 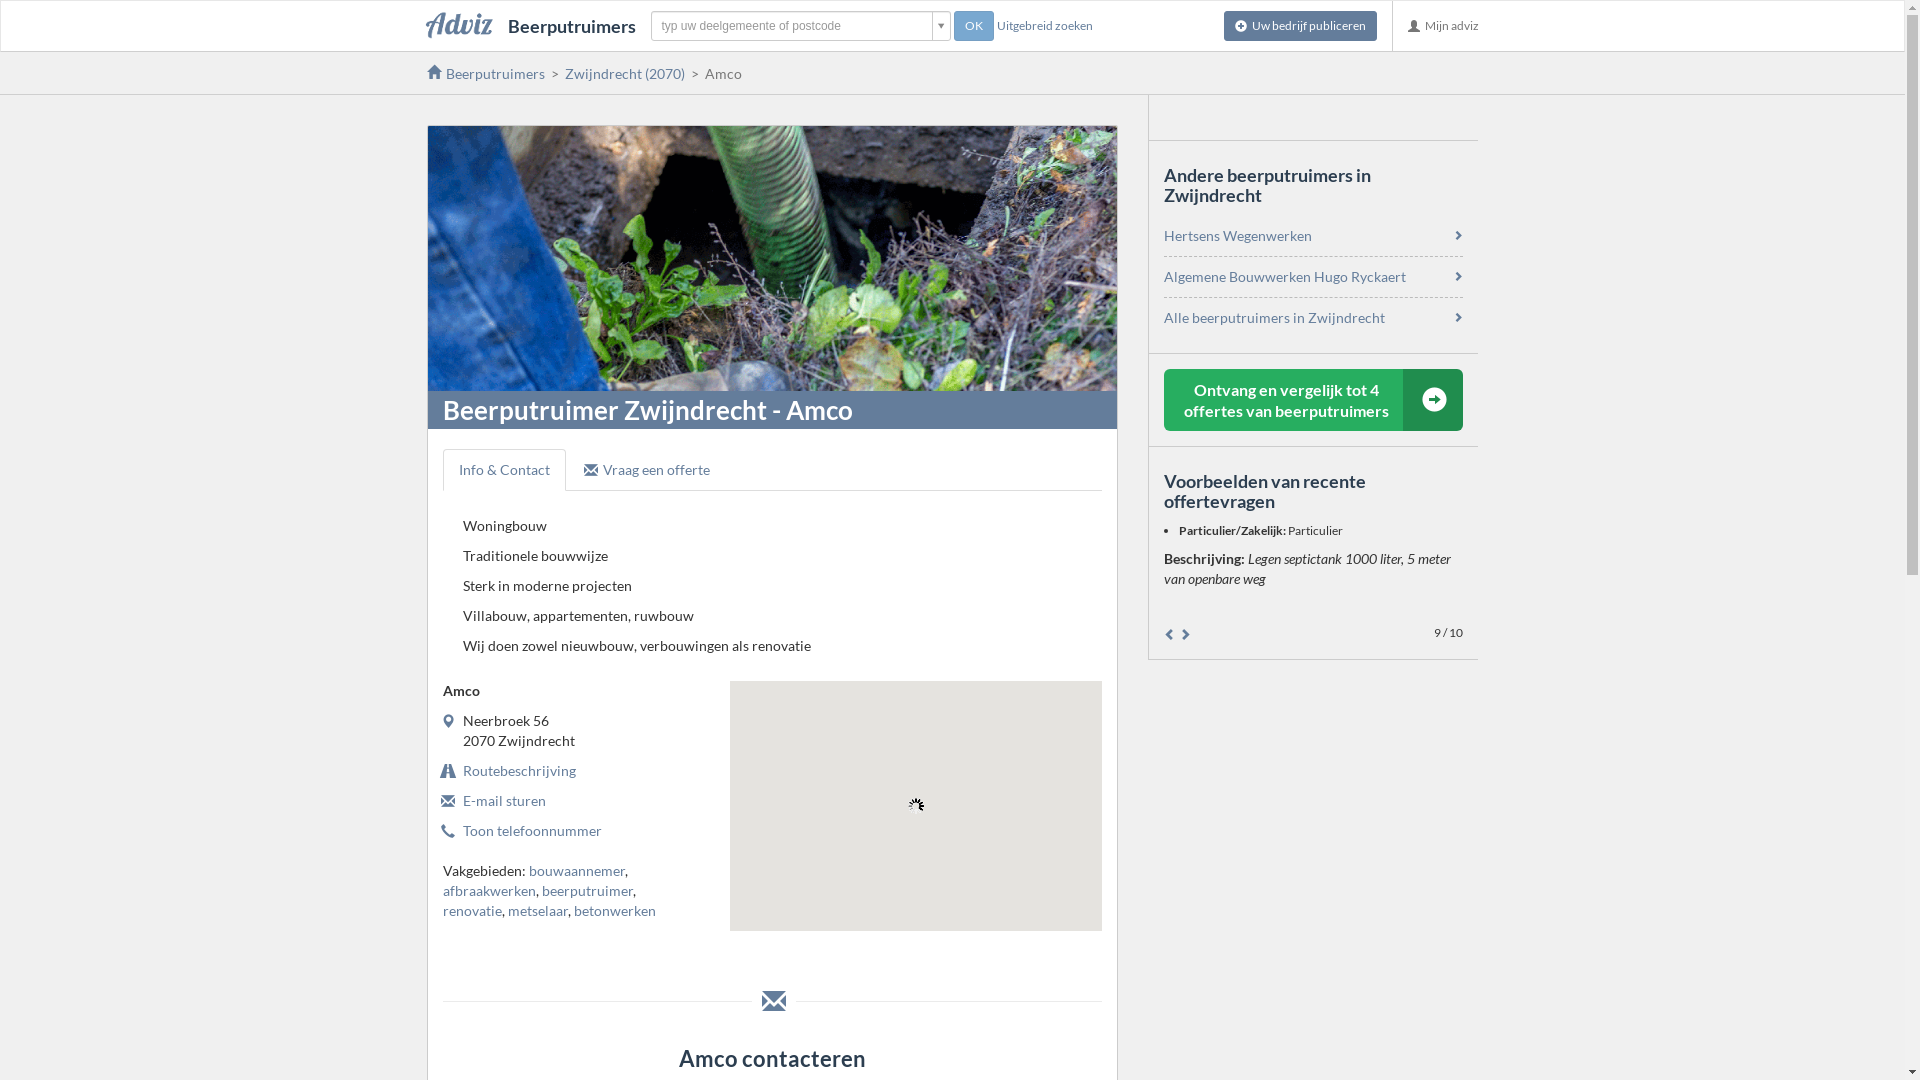 What do you see at coordinates (1273, 316) in the screenshot?
I see `'Alle beerputruimers in Zwijndrecht'` at bounding box center [1273, 316].